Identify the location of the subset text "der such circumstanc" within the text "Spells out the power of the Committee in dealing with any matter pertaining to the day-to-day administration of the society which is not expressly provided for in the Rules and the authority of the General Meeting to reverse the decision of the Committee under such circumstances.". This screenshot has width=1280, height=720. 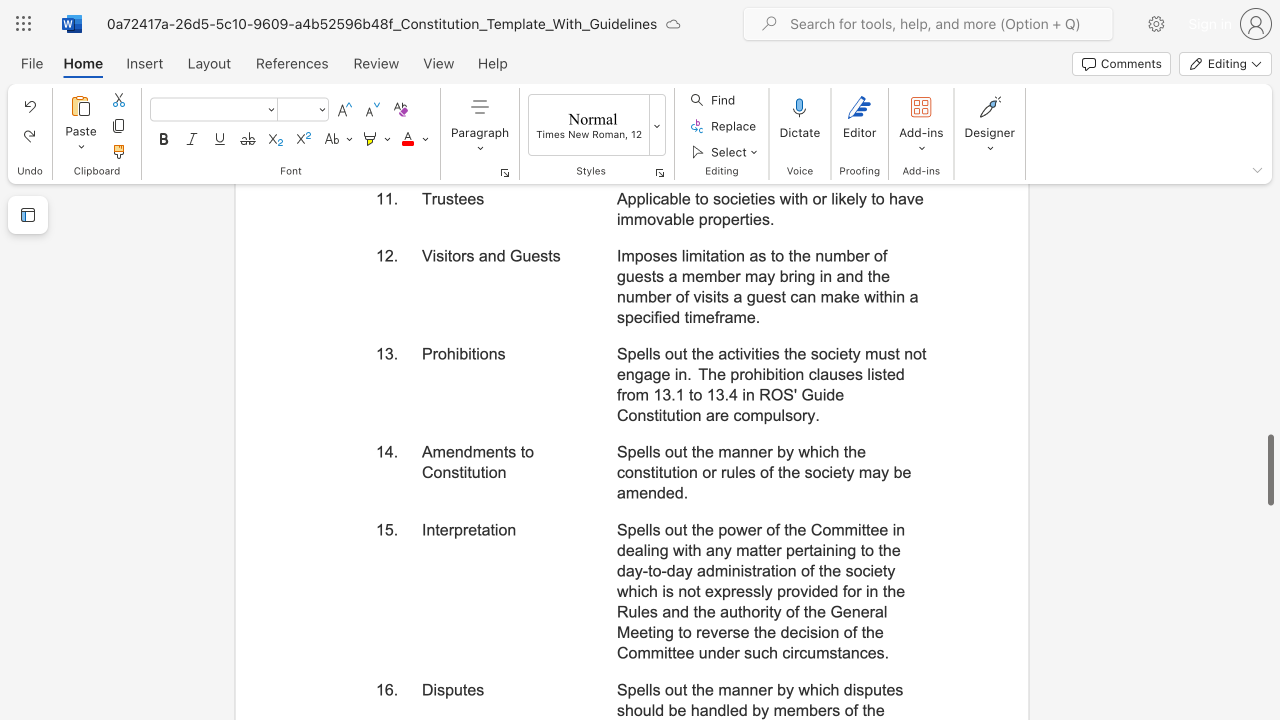
(716, 653).